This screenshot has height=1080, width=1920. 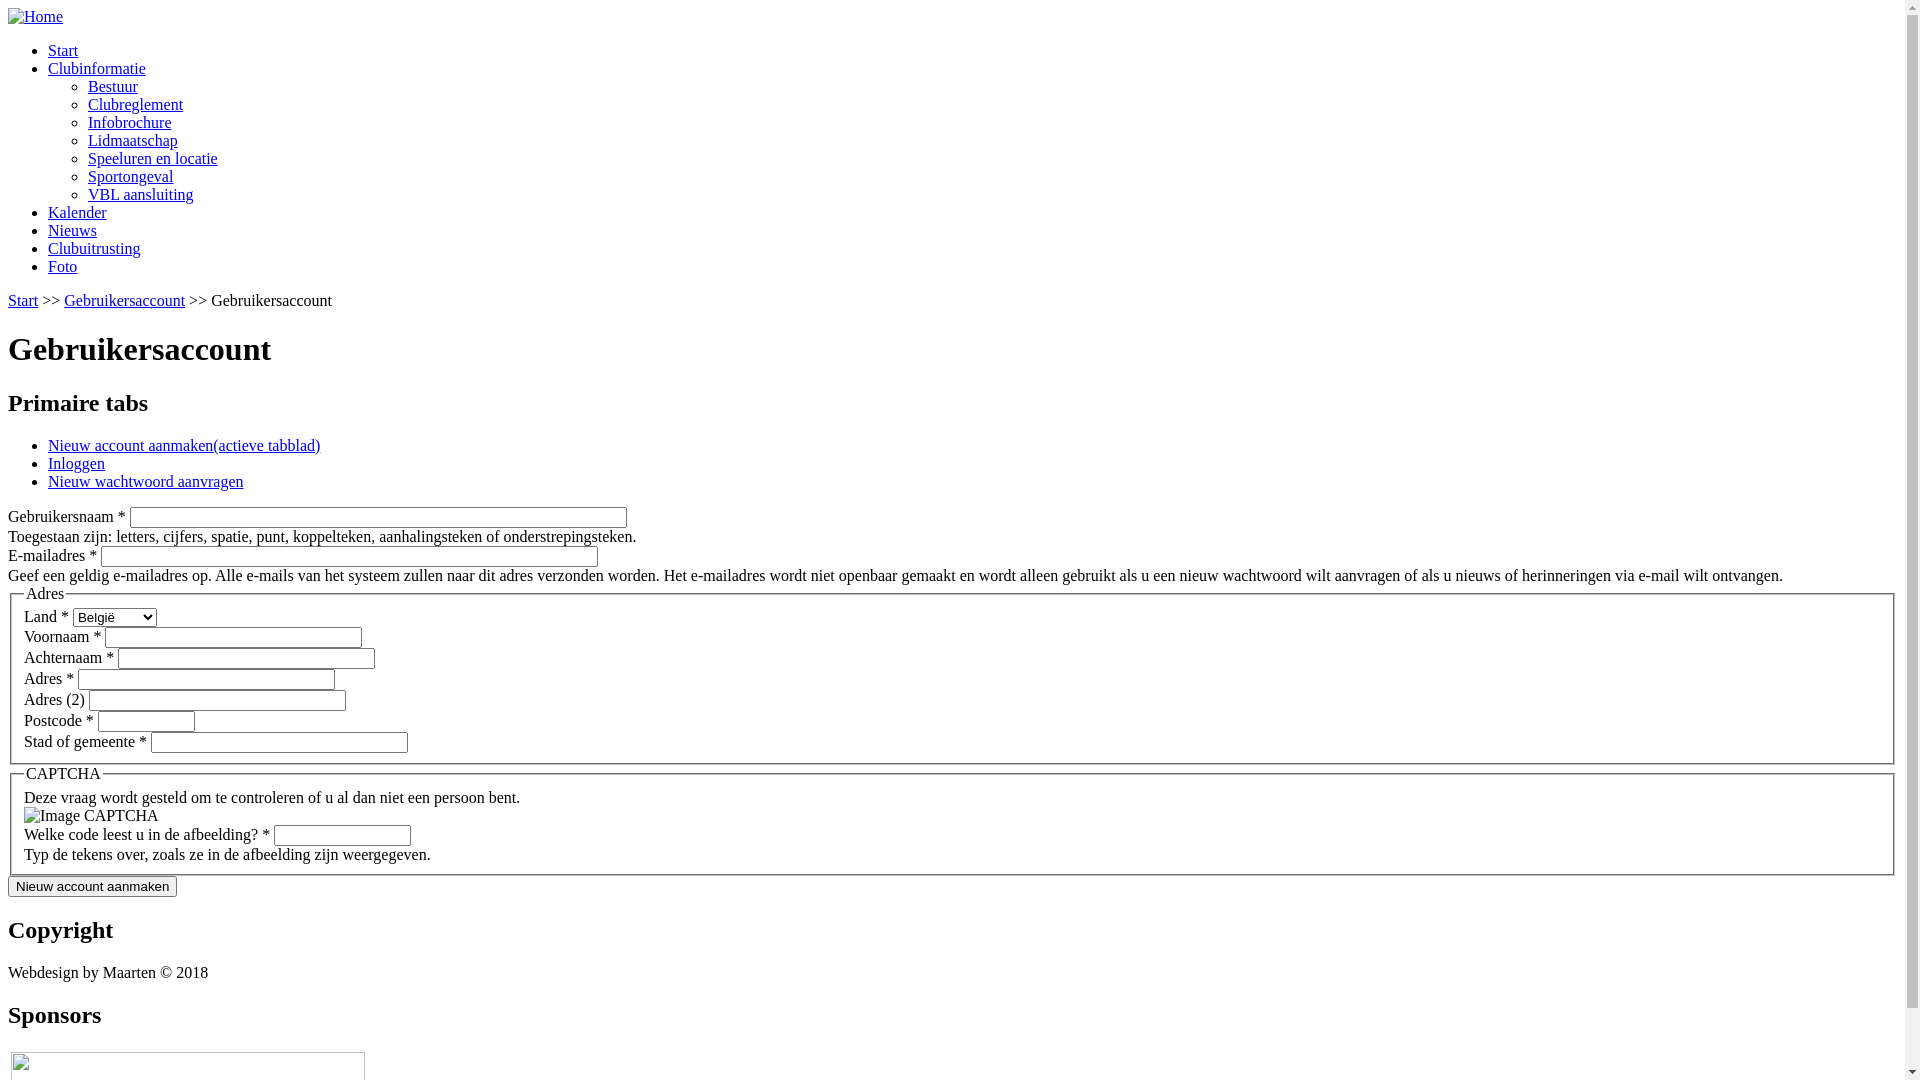 I want to click on 'Start', so click(x=23, y=300).